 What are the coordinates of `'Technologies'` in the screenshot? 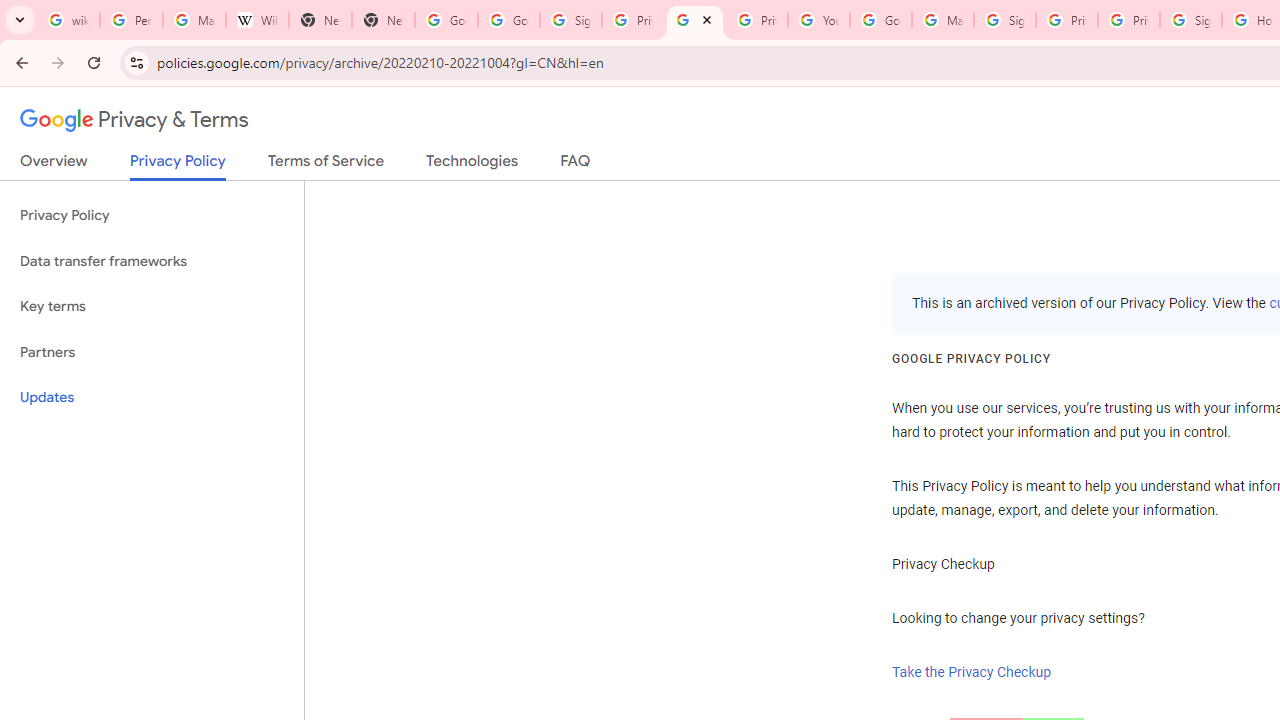 It's located at (471, 164).